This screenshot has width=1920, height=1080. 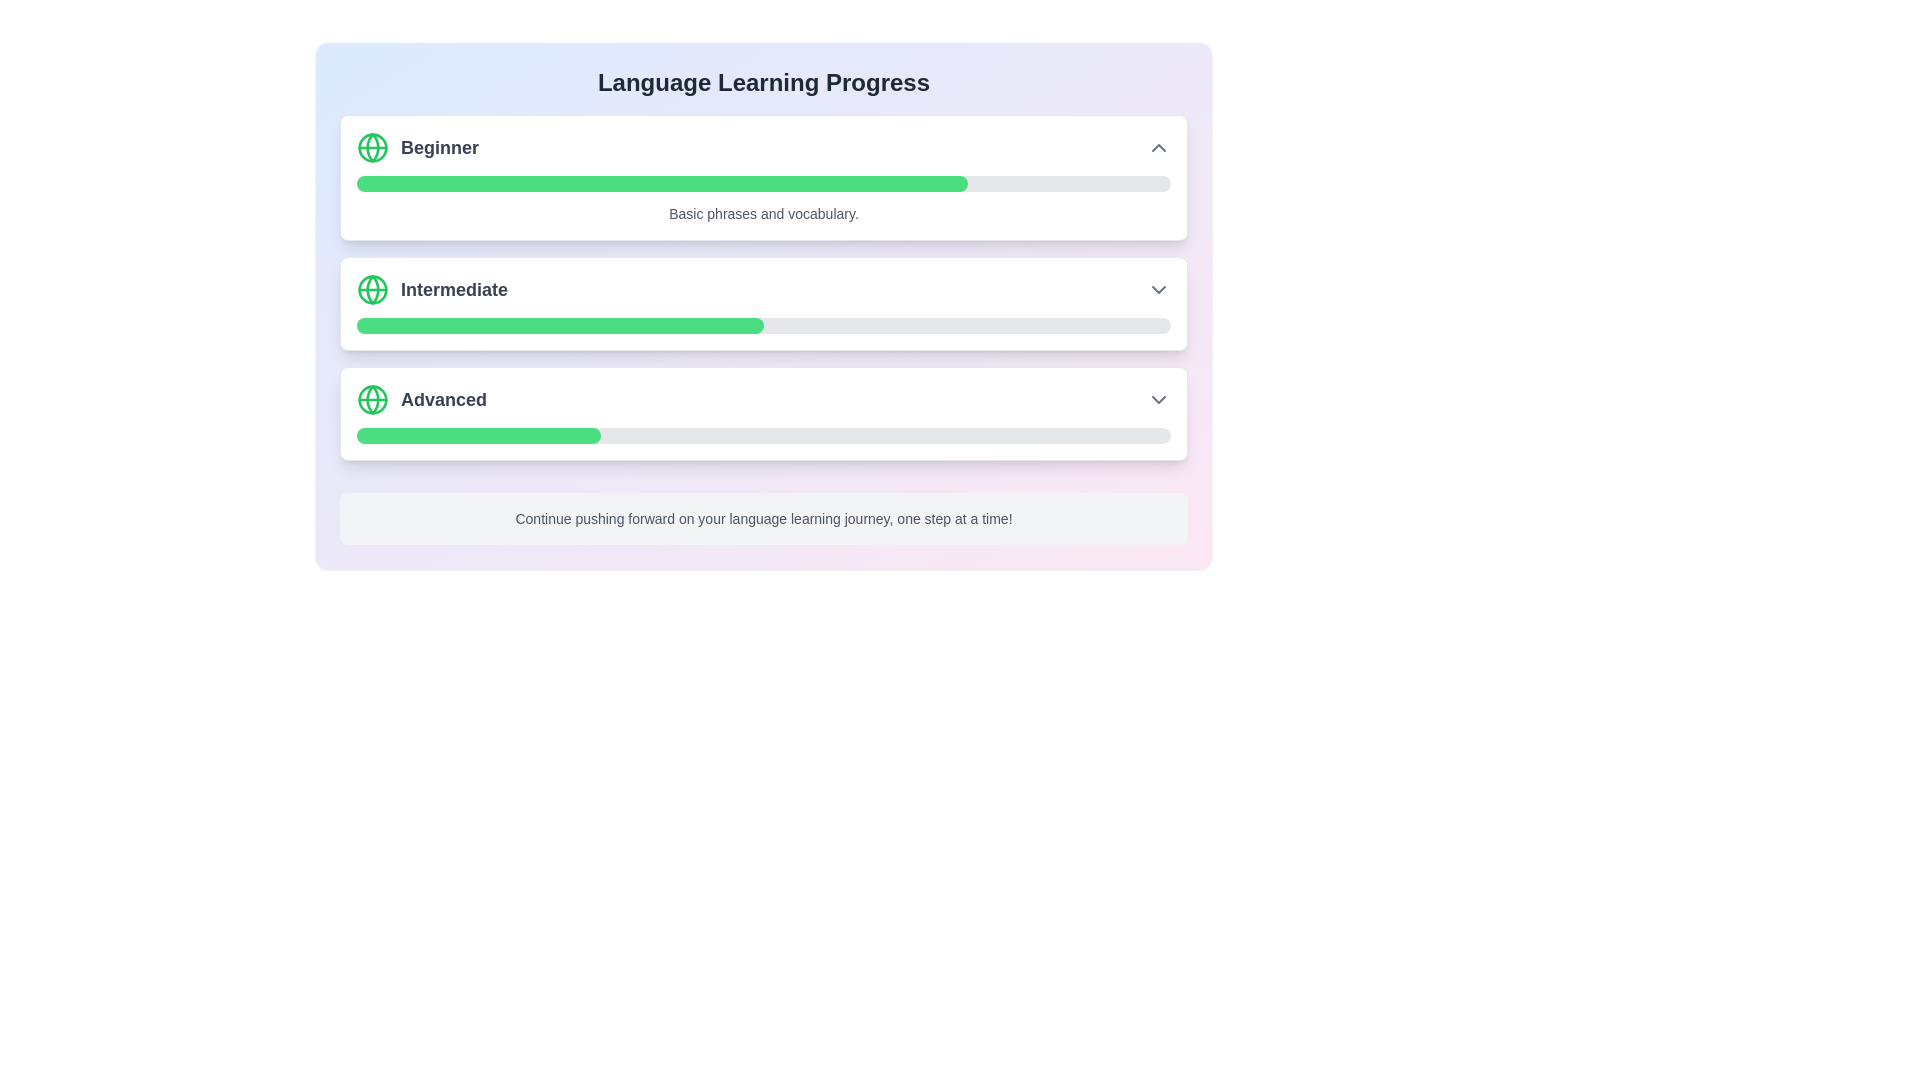 What do you see at coordinates (443, 400) in the screenshot?
I see `the 'Advanced' text label in the third row of the categorized learning progress sections, which is visually represented with a green globe icon on the left` at bounding box center [443, 400].